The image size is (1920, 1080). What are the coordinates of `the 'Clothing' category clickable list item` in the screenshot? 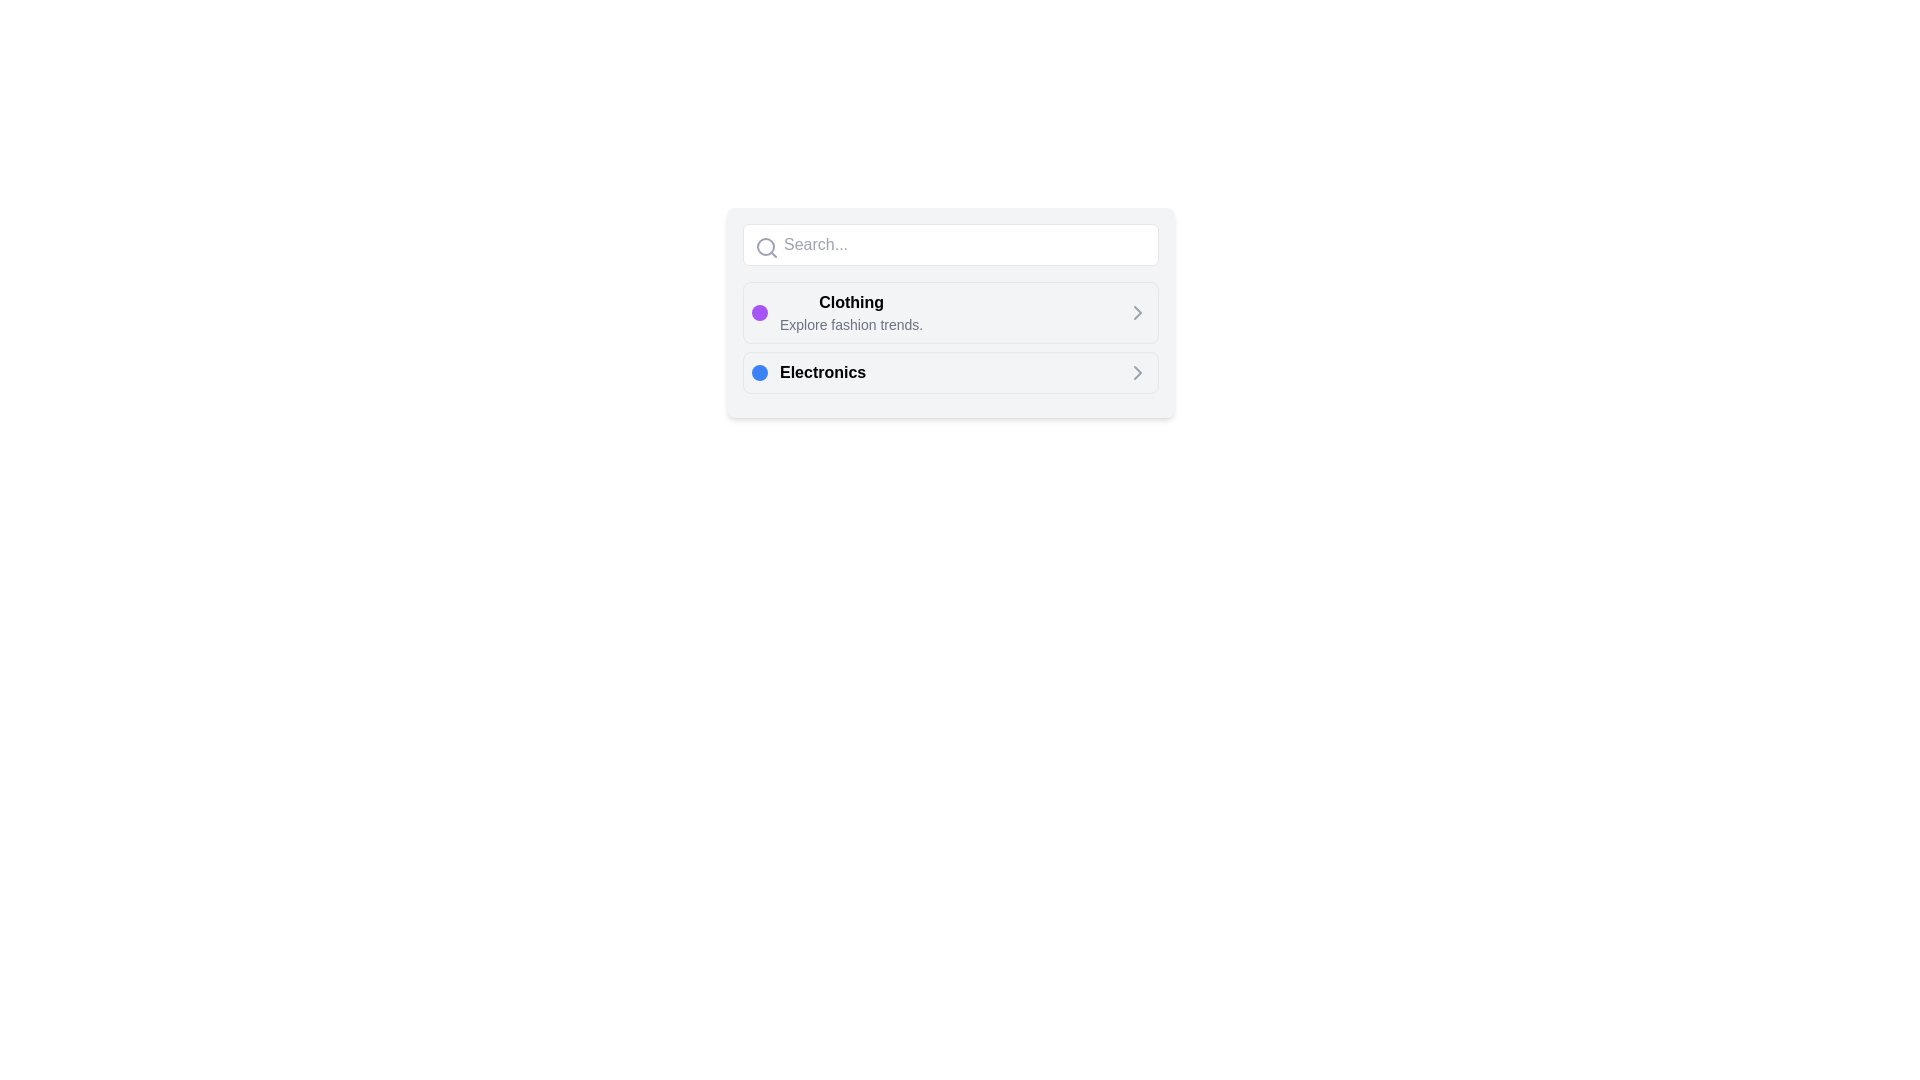 It's located at (949, 312).